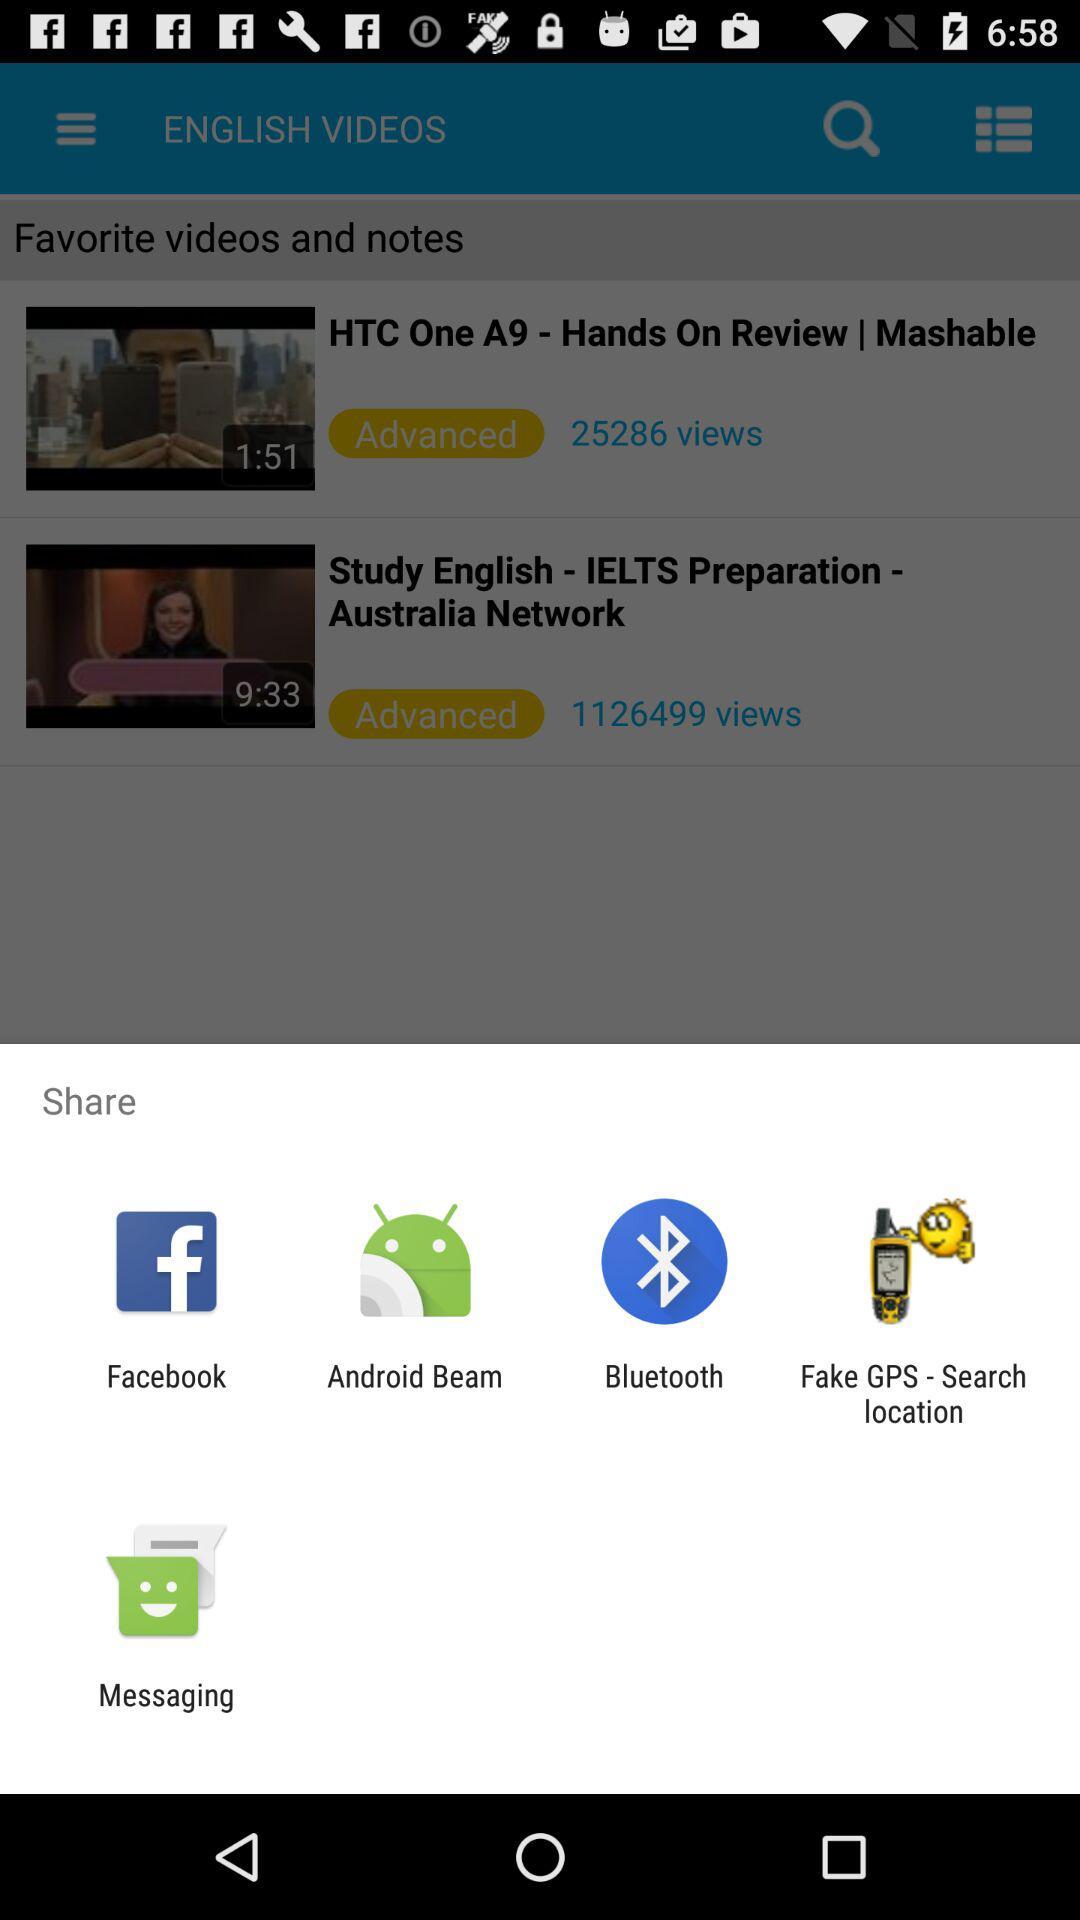 Image resolution: width=1080 pixels, height=1920 pixels. Describe the element at coordinates (414, 1392) in the screenshot. I see `icon to the left of bluetooth` at that location.